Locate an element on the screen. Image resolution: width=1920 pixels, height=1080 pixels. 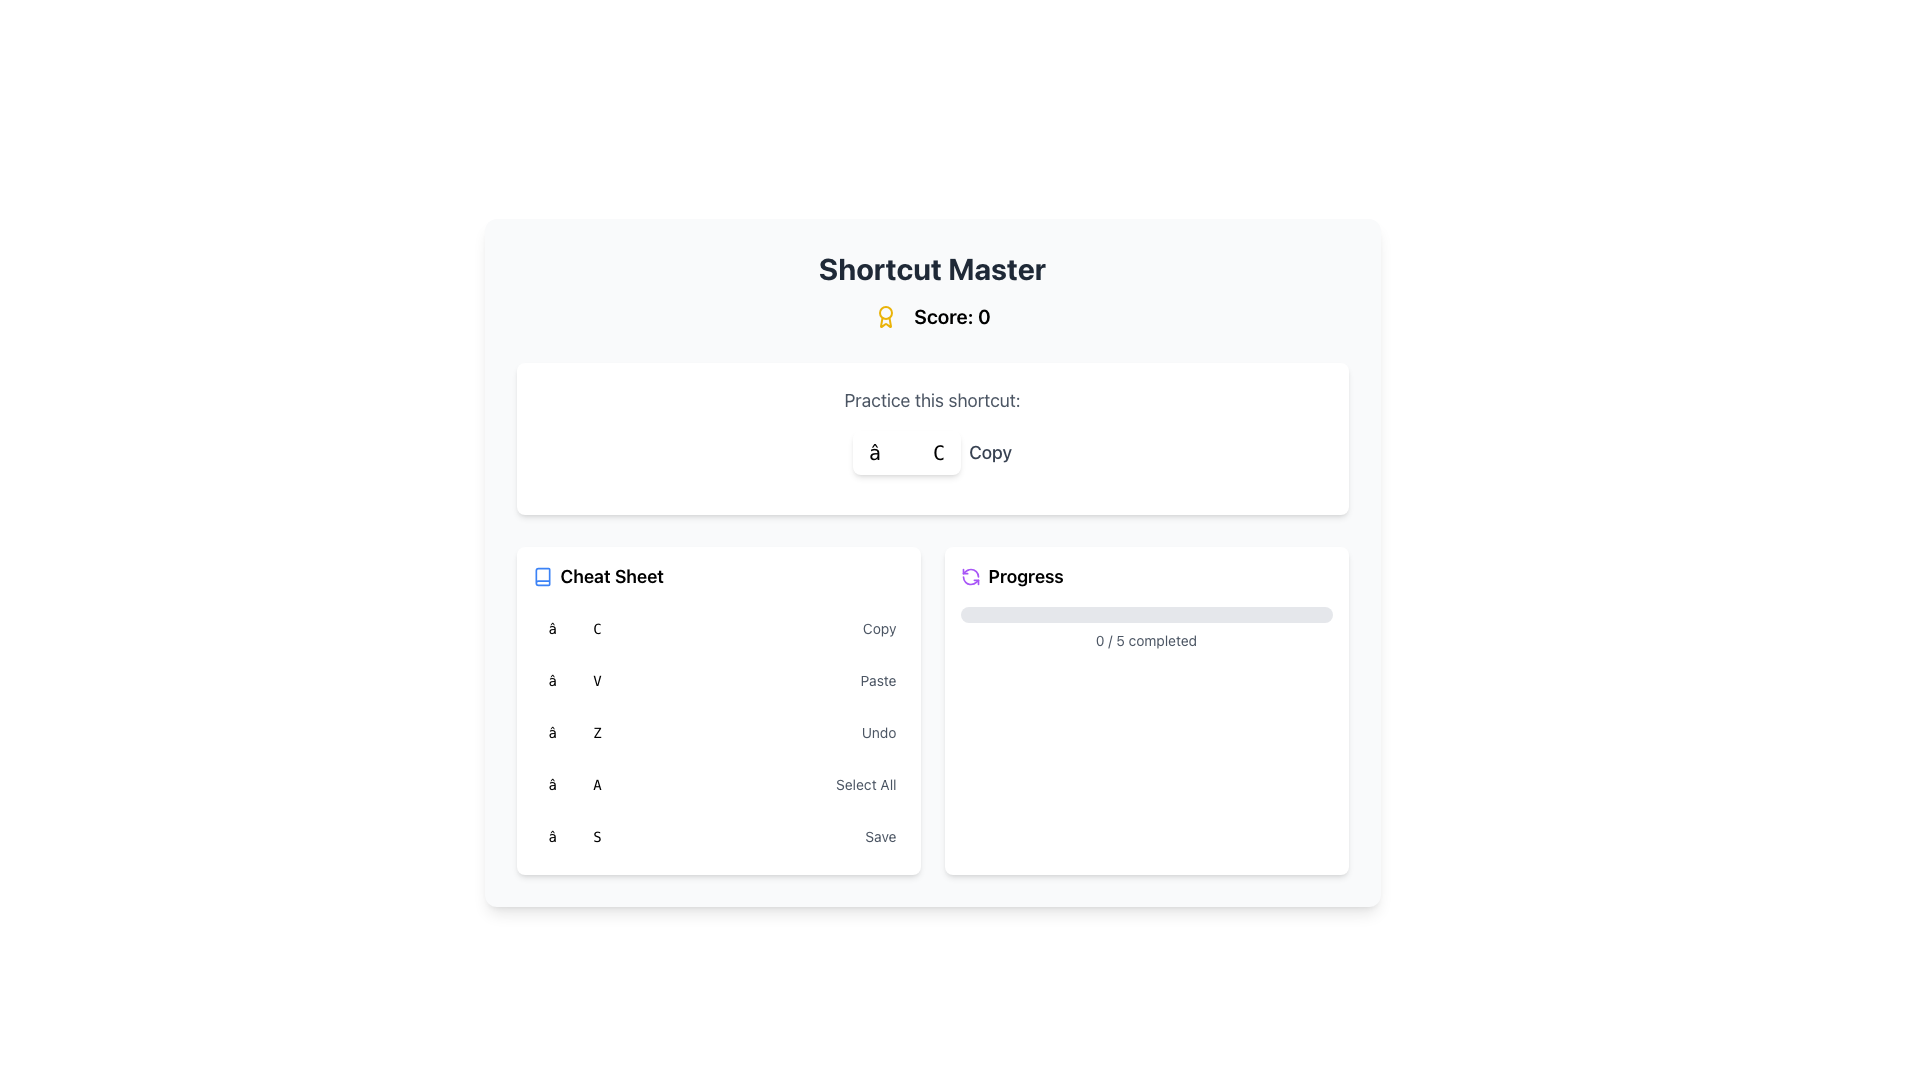
the shortcut display button that visually represents the '⌘ C' key combination, indicating the Copy action, located in the top-center section of the interface is located at coordinates (906, 452).